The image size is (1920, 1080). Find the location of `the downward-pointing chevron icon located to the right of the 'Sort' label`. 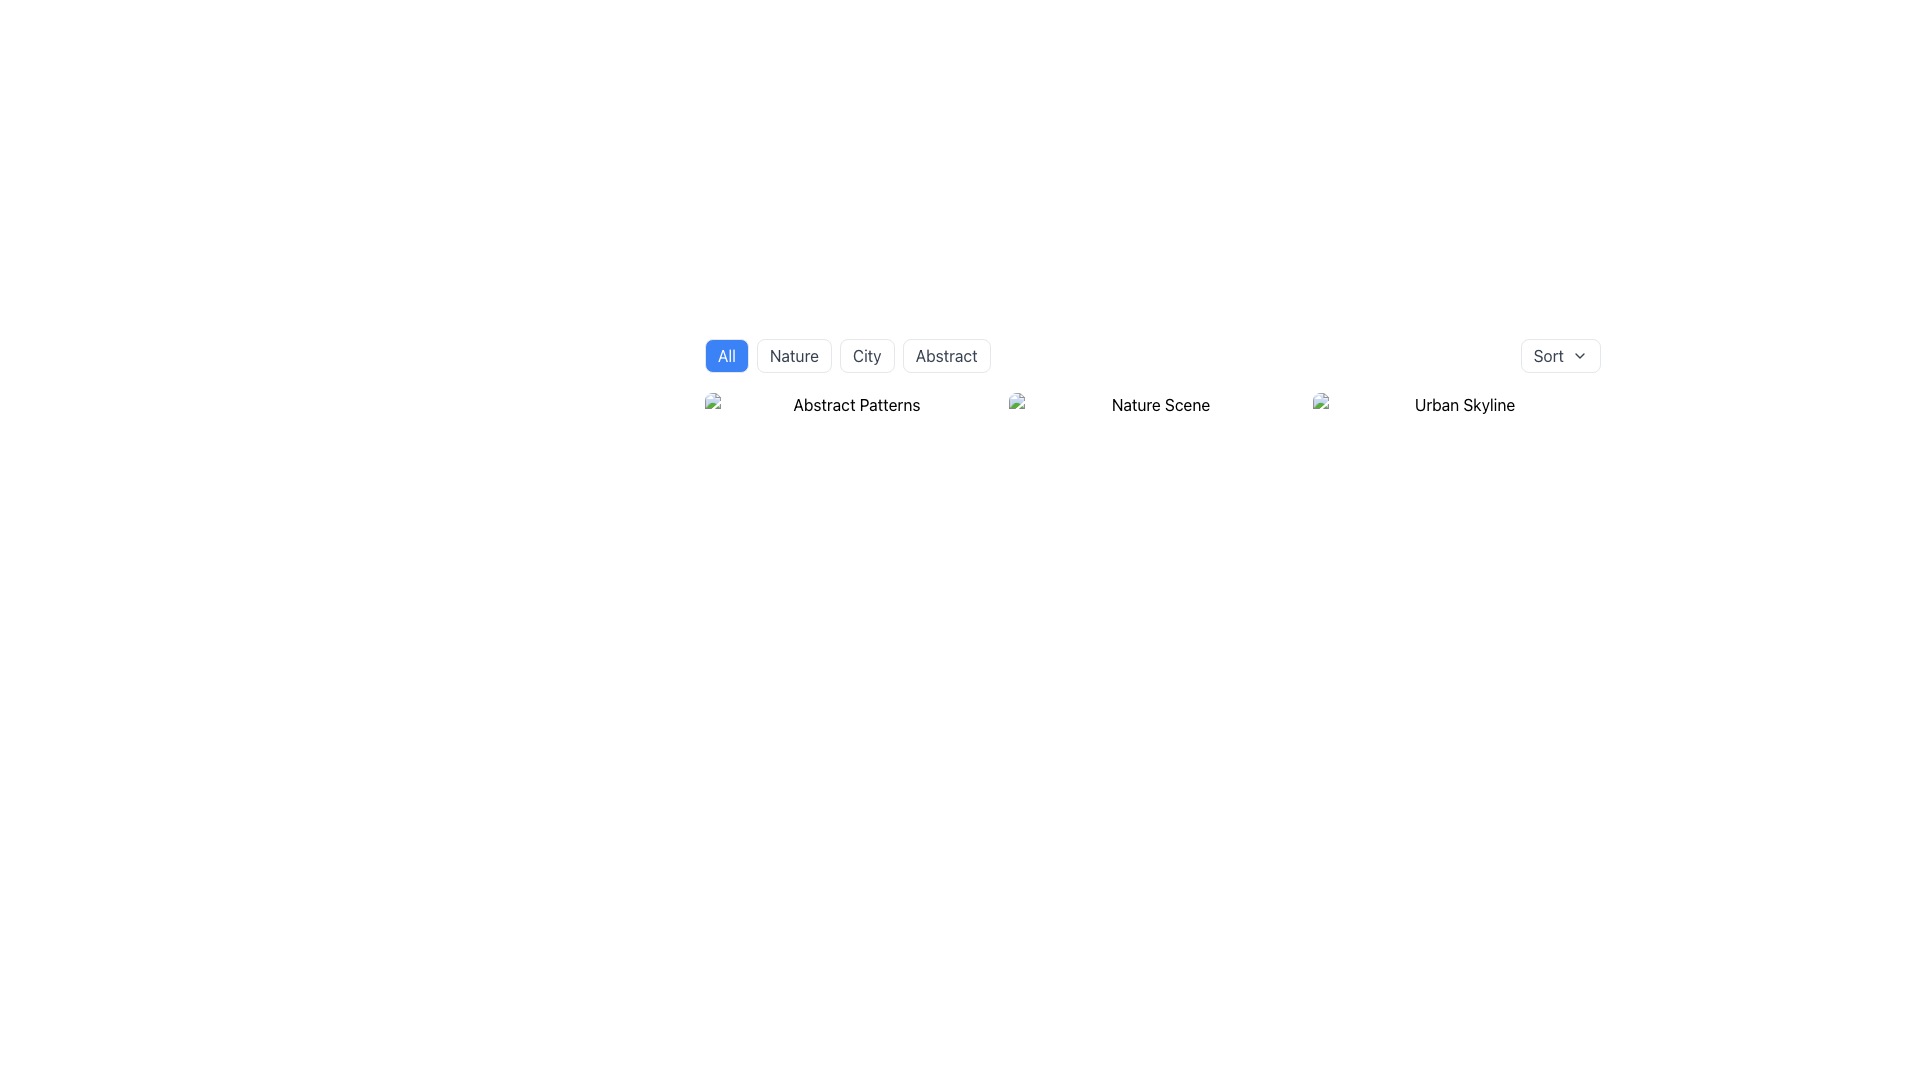

the downward-pointing chevron icon located to the right of the 'Sort' label is located at coordinates (1578, 354).